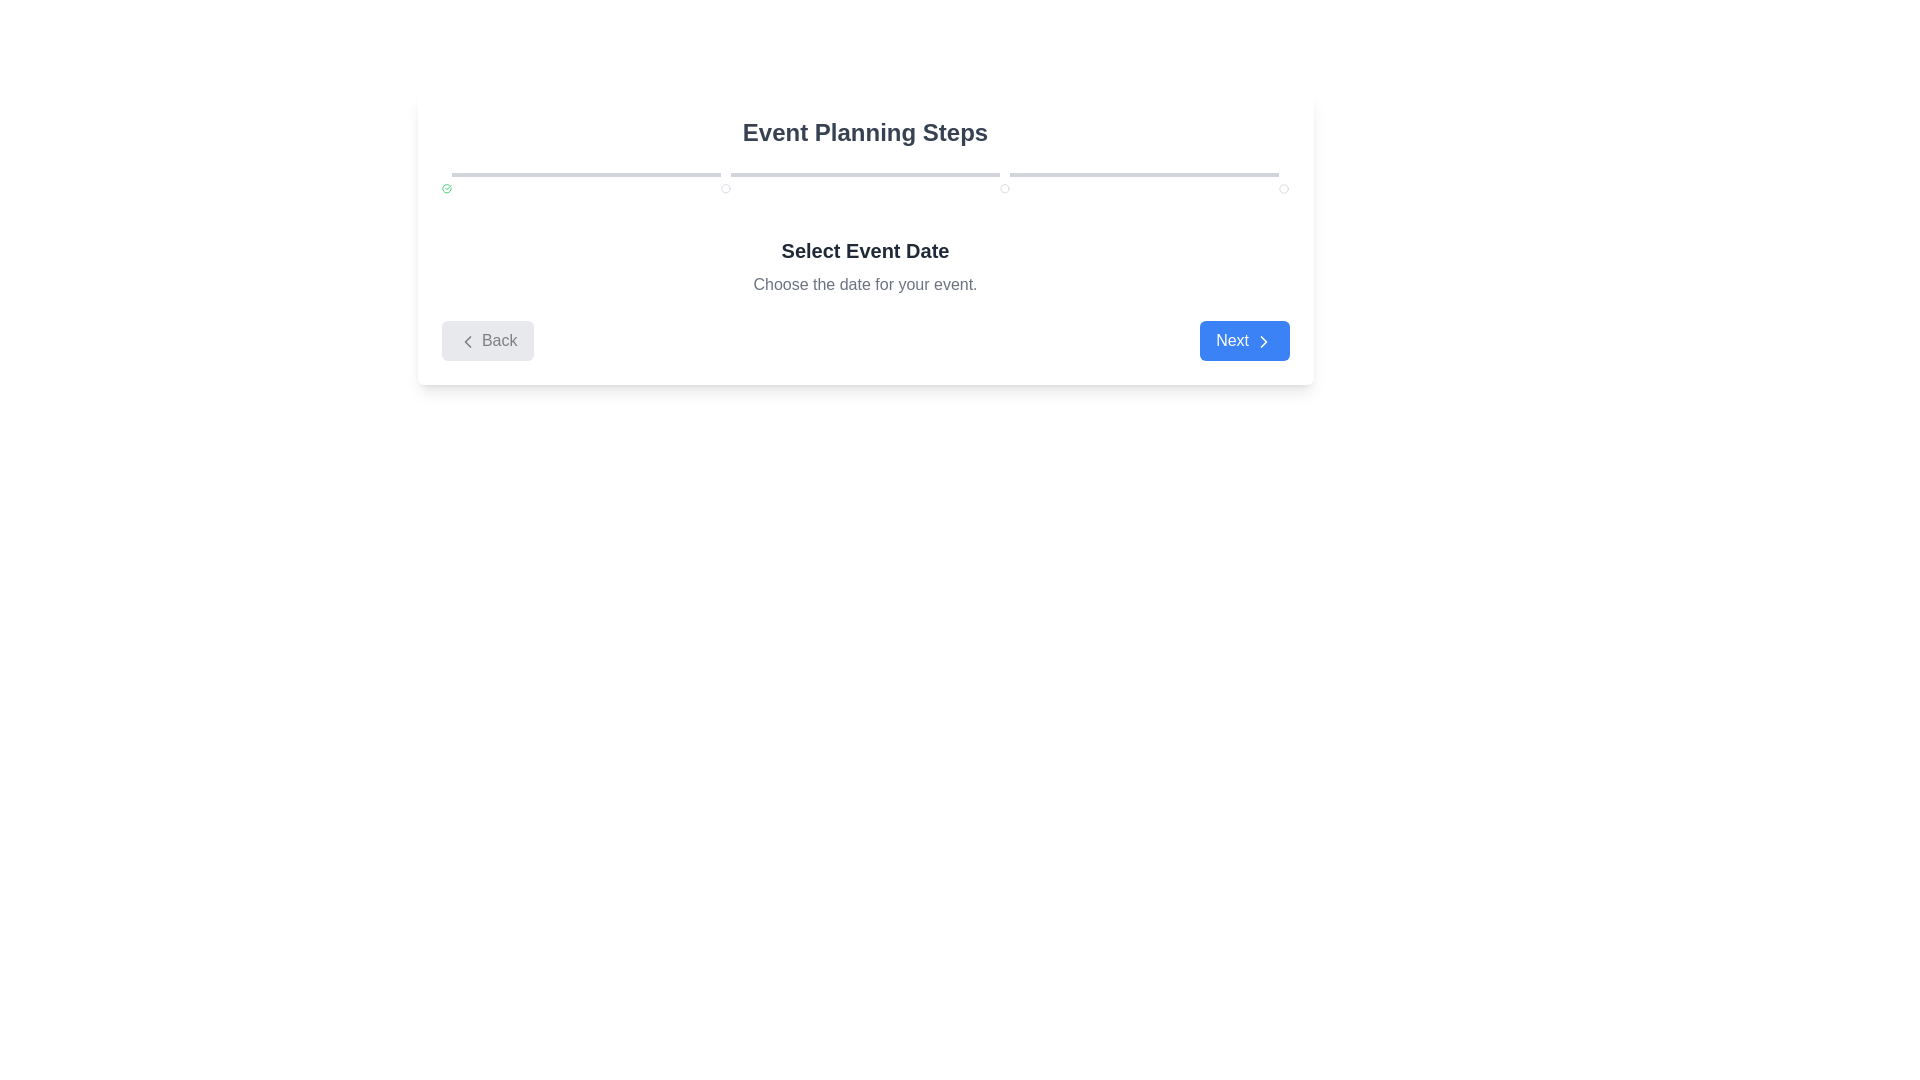 The height and width of the screenshot is (1080, 1920). I want to click on the text label that reads 'Choose the date for your event.' which is styled in a medium-sized gray font and is located directly below the header 'Select Event Date.', so click(865, 285).